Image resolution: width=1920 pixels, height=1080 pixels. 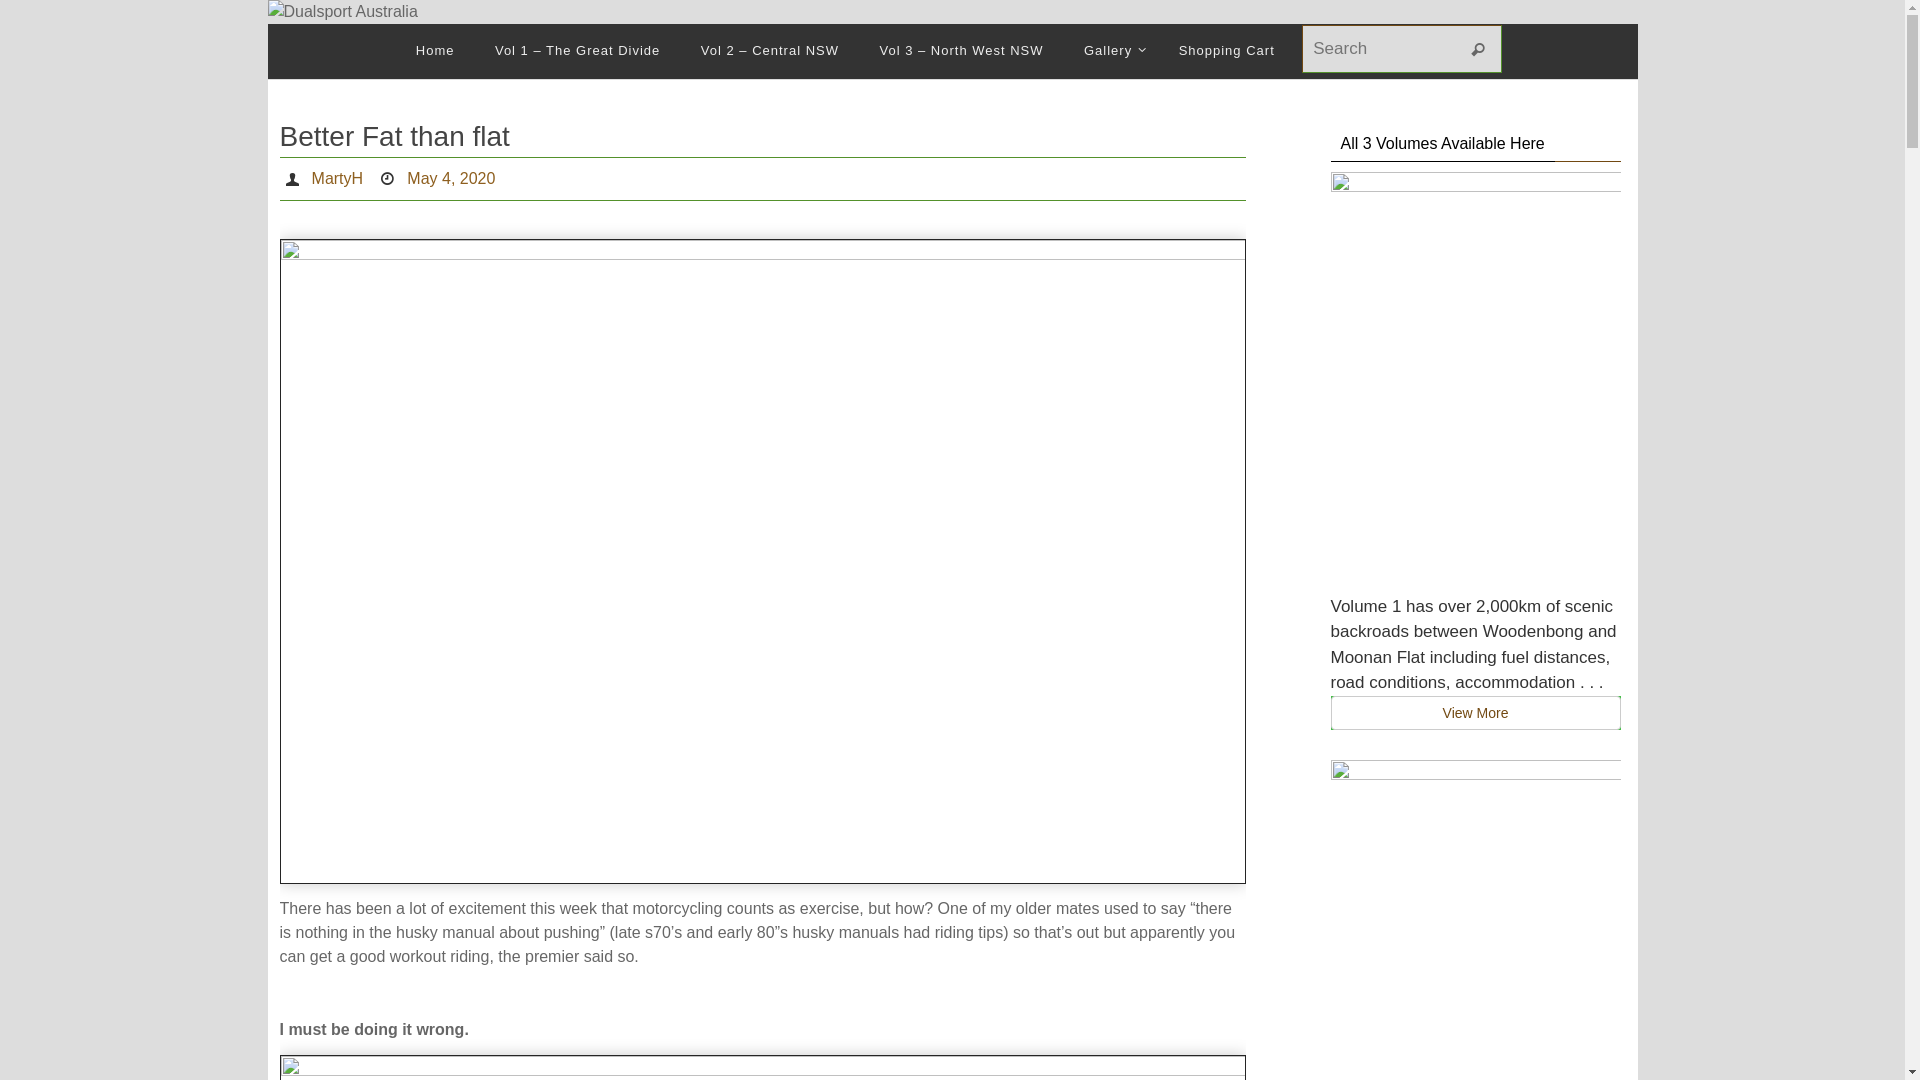 What do you see at coordinates (264, 53) in the screenshot?
I see `'Skip to content'` at bounding box center [264, 53].